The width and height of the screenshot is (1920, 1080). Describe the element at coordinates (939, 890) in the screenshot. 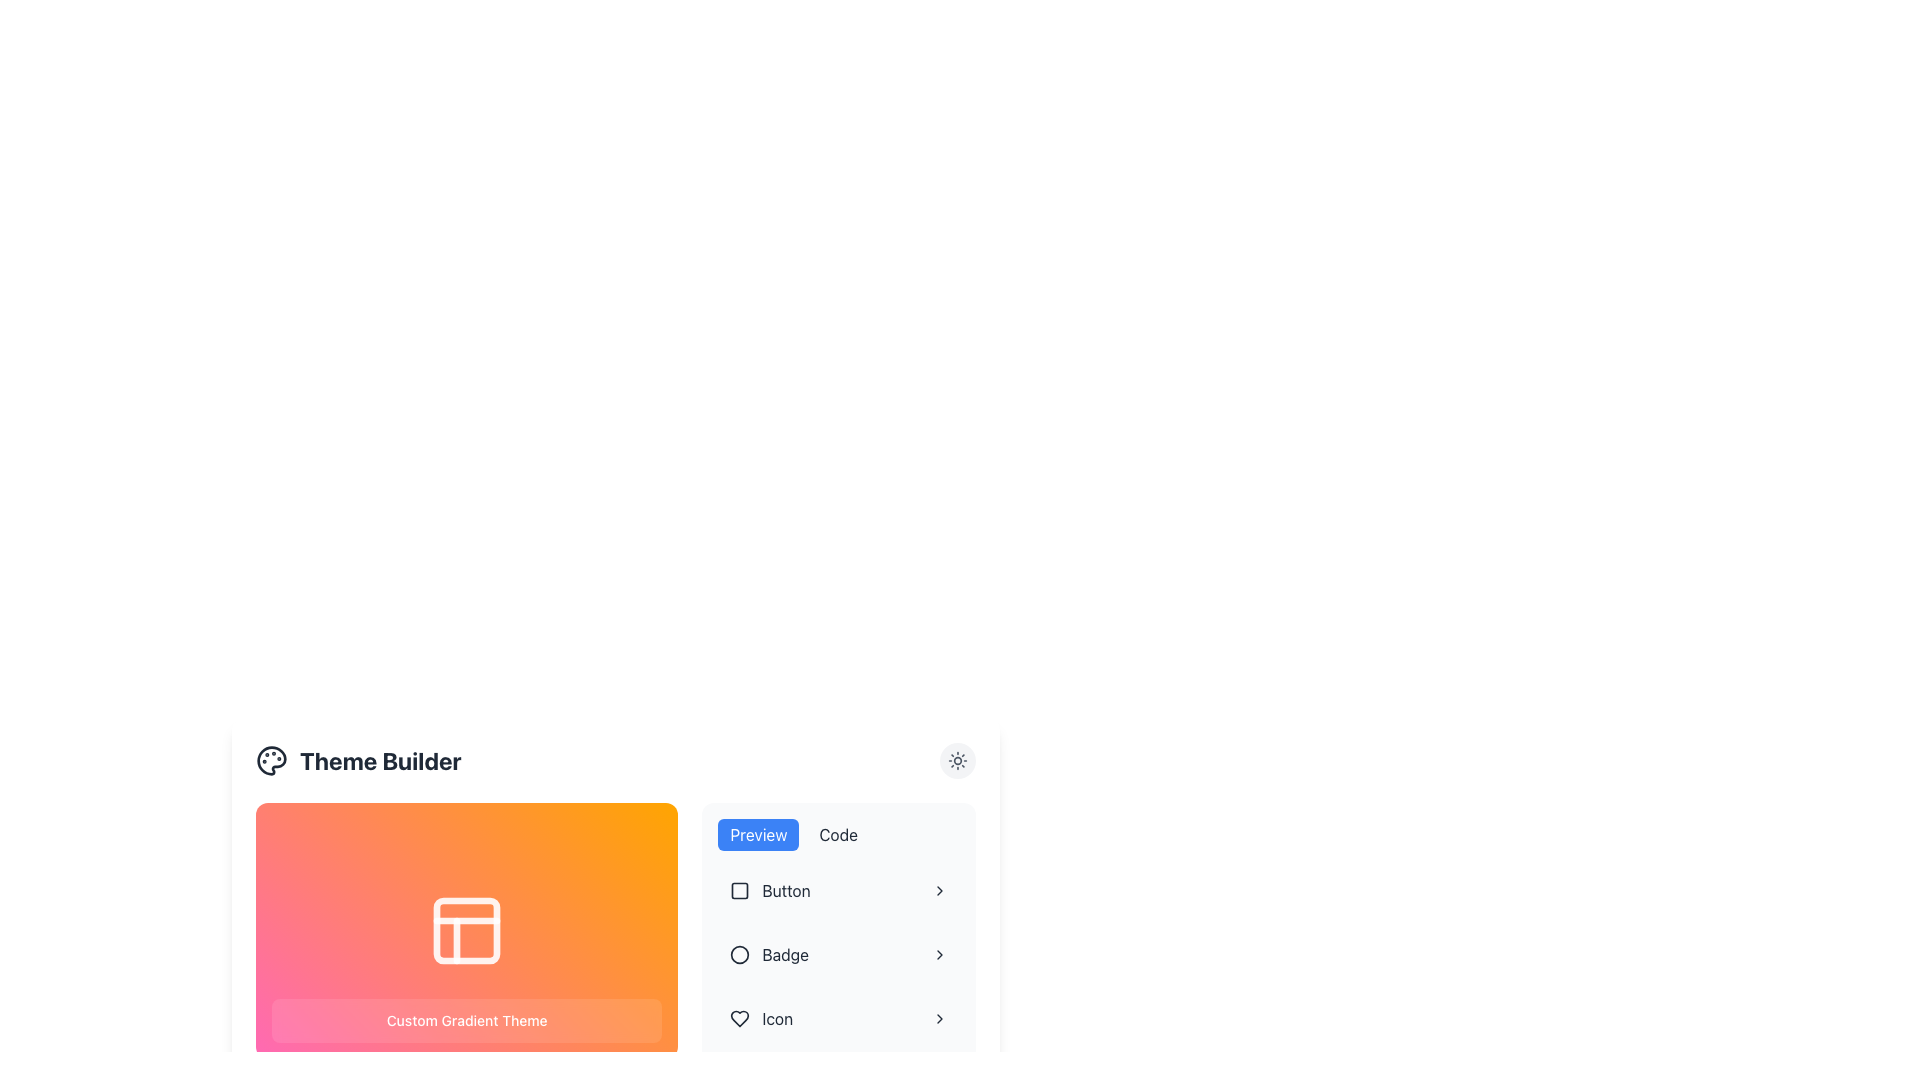

I see `the chevron icon pointing to the right, which is located as the rightmost element within a button labeled 'Button' below the 'Preview' and 'Code' options` at that location.